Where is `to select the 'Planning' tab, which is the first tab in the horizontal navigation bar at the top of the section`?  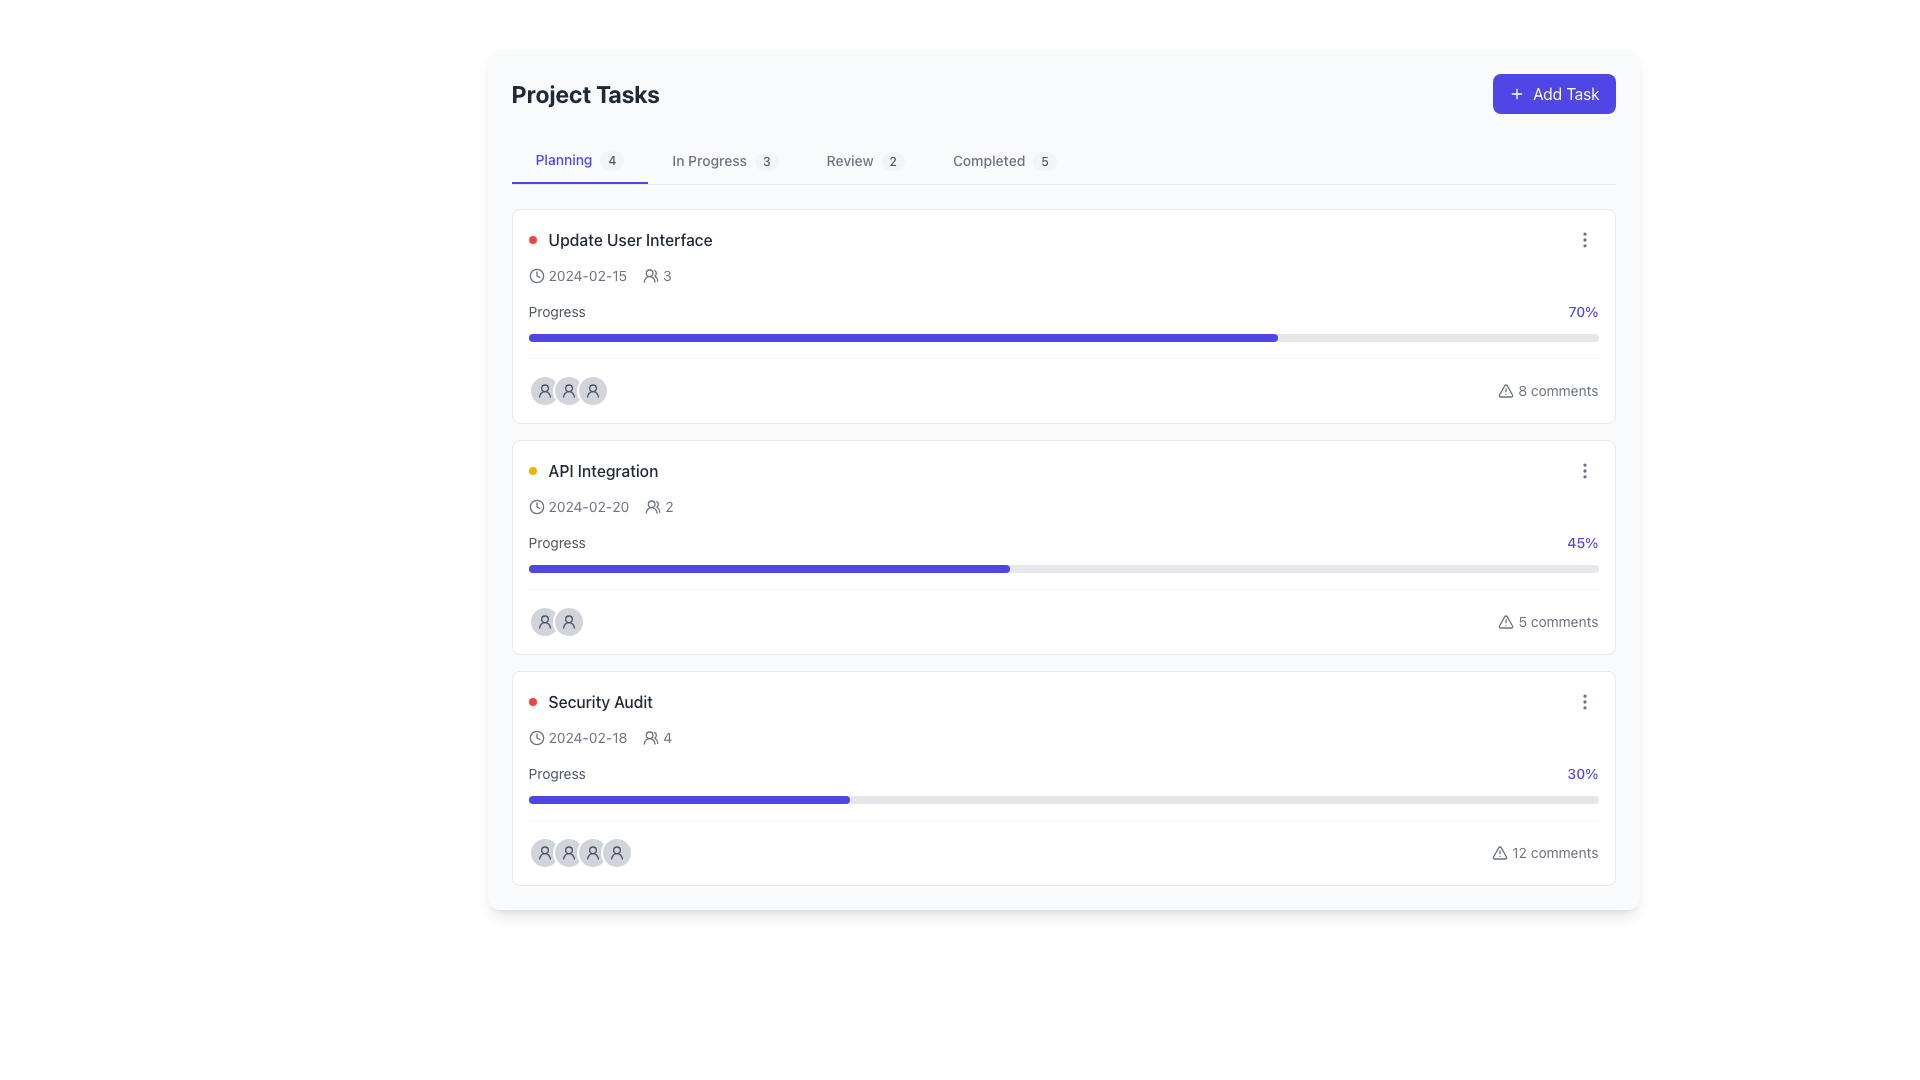 to select the 'Planning' tab, which is the first tab in the horizontal navigation bar at the top of the section is located at coordinates (579, 160).